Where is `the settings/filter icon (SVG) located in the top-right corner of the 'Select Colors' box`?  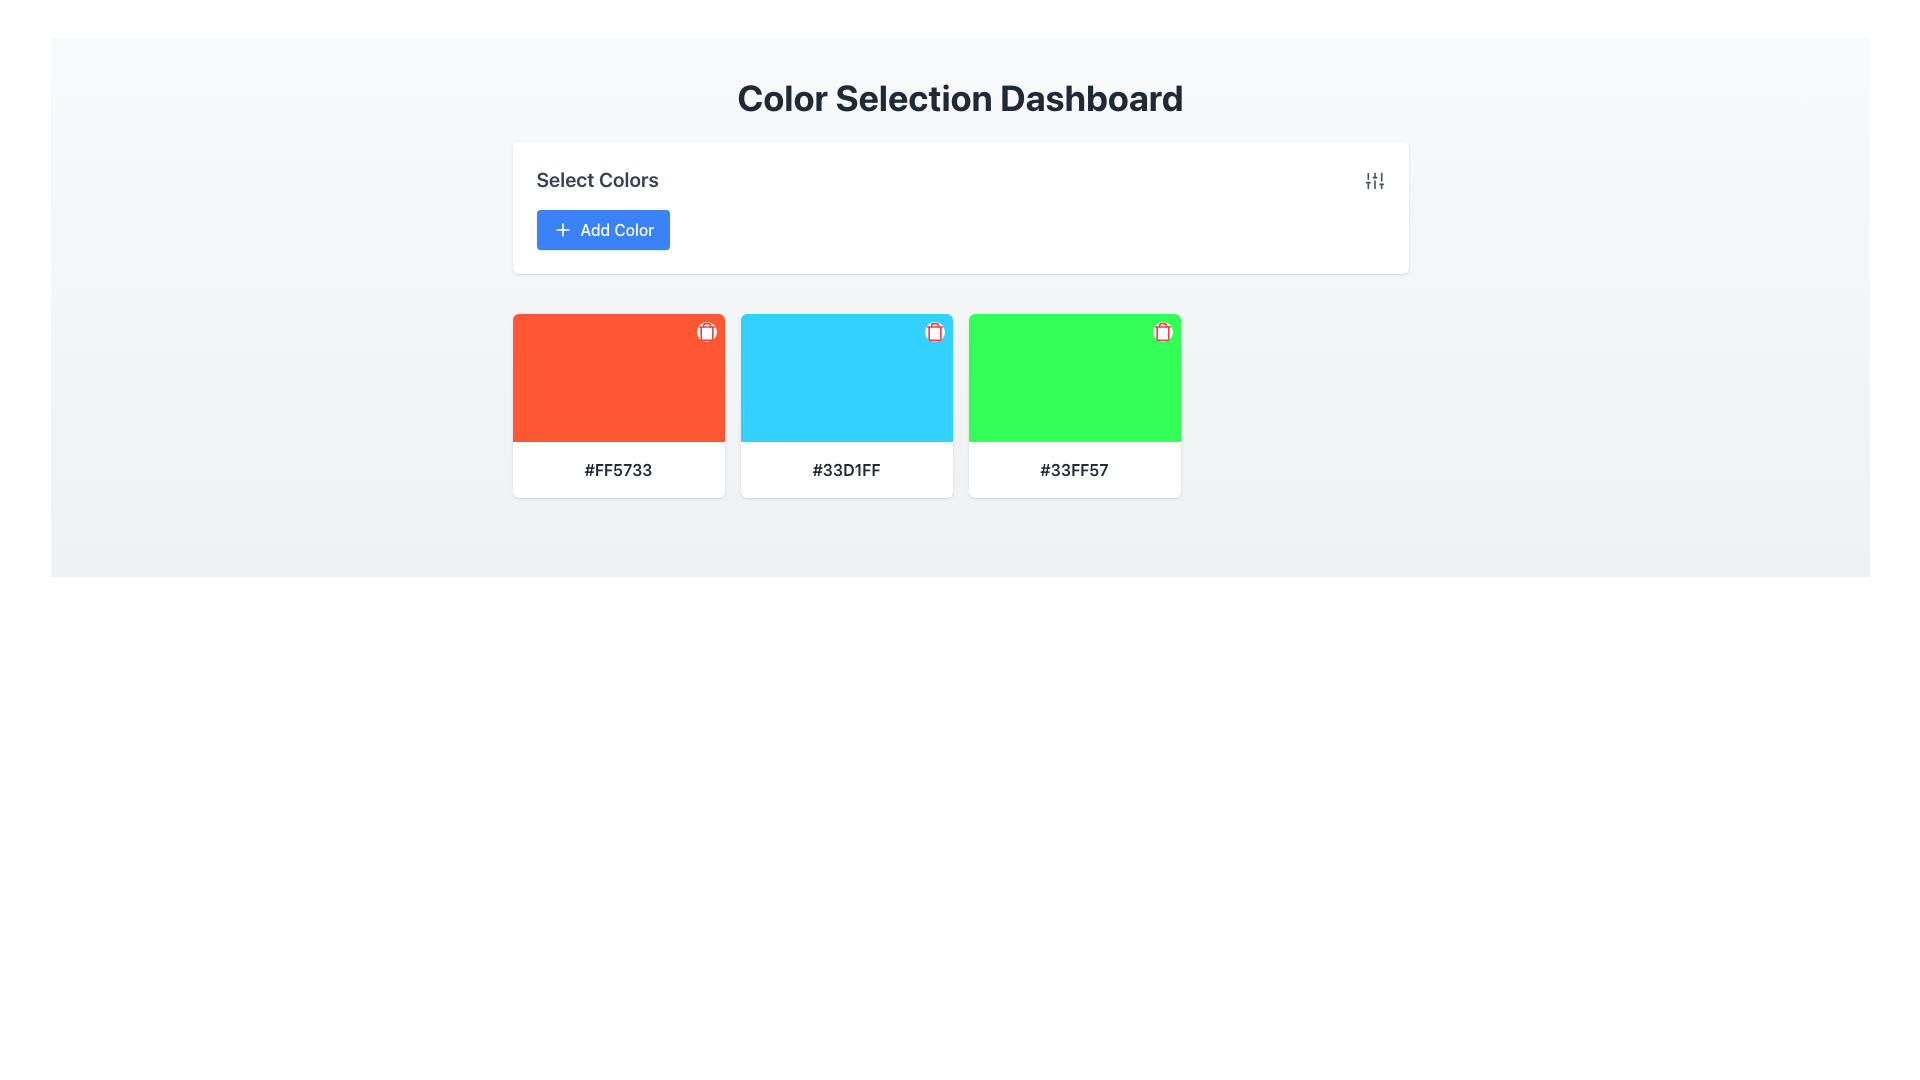 the settings/filter icon (SVG) located in the top-right corner of the 'Select Colors' box is located at coordinates (1373, 181).